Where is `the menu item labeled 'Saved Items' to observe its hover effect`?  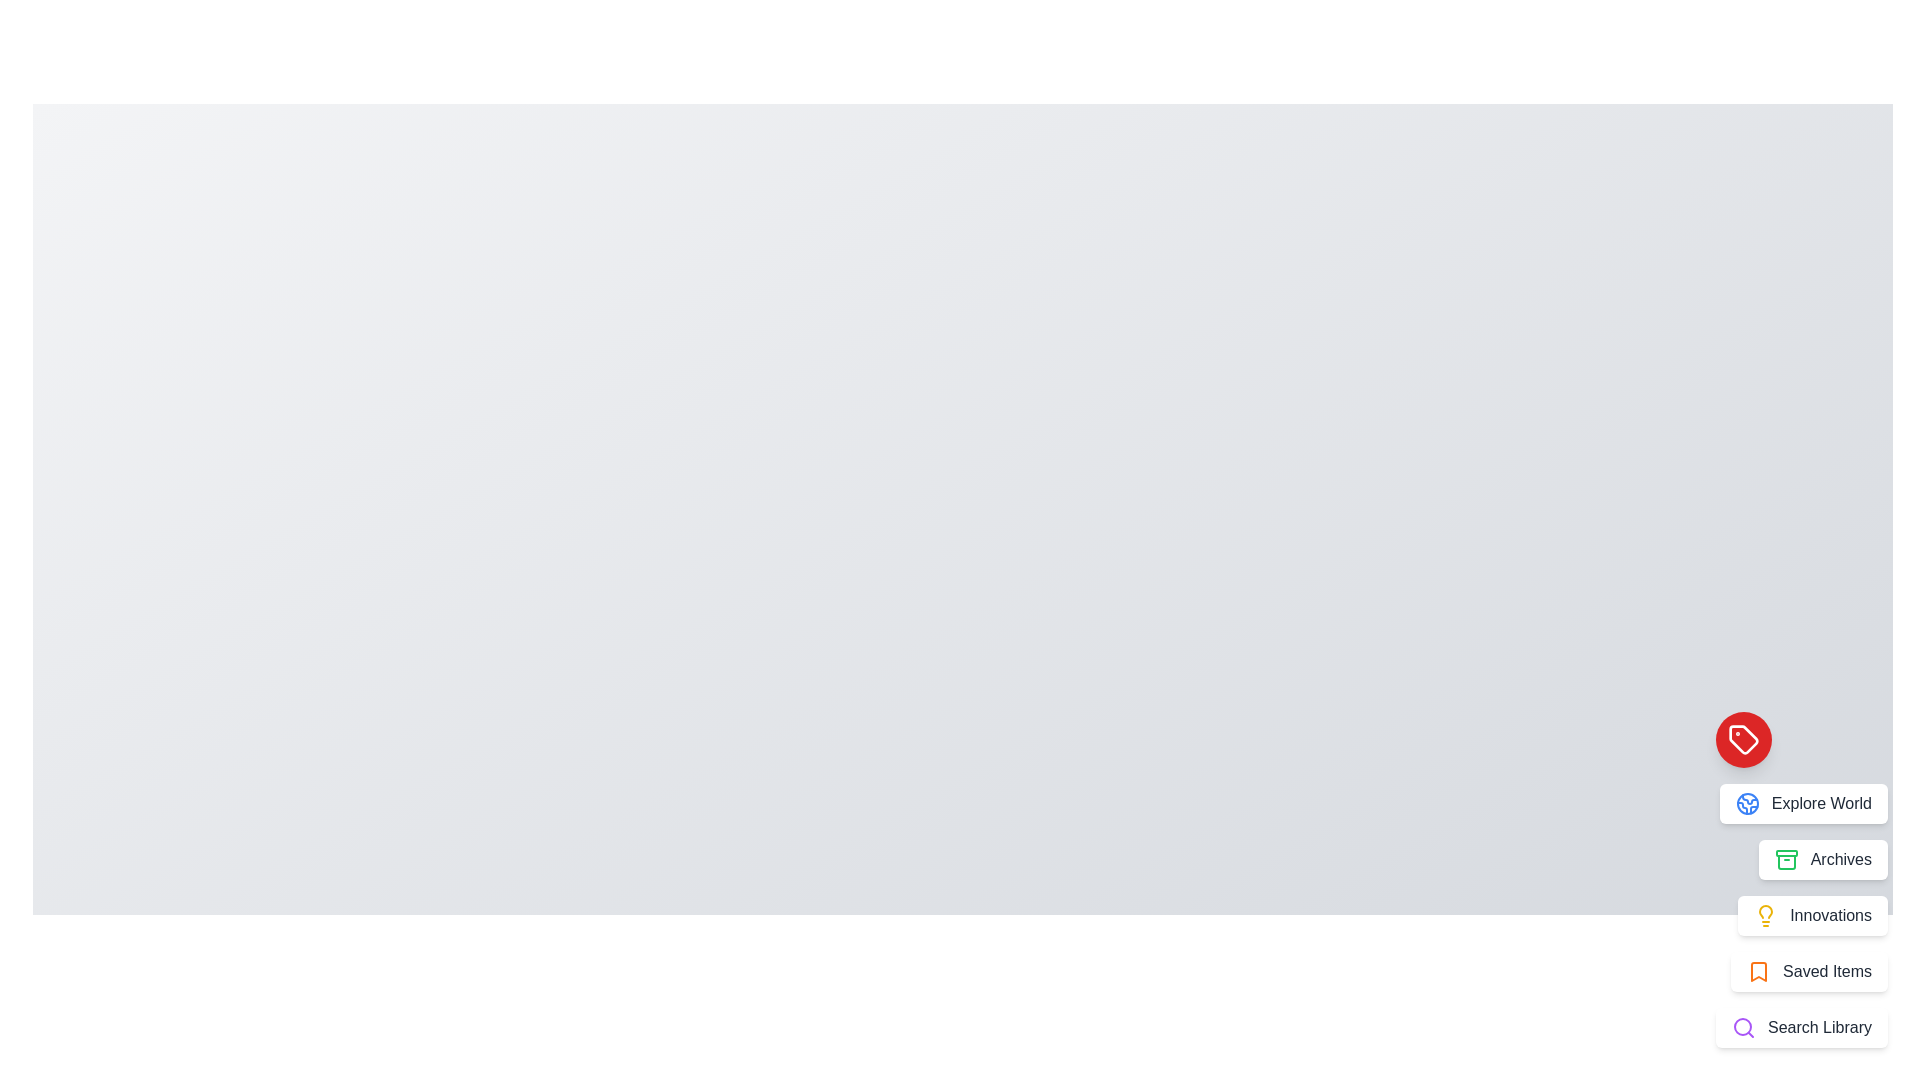
the menu item labeled 'Saved Items' to observe its hover effect is located at coordinates (1809, 971).